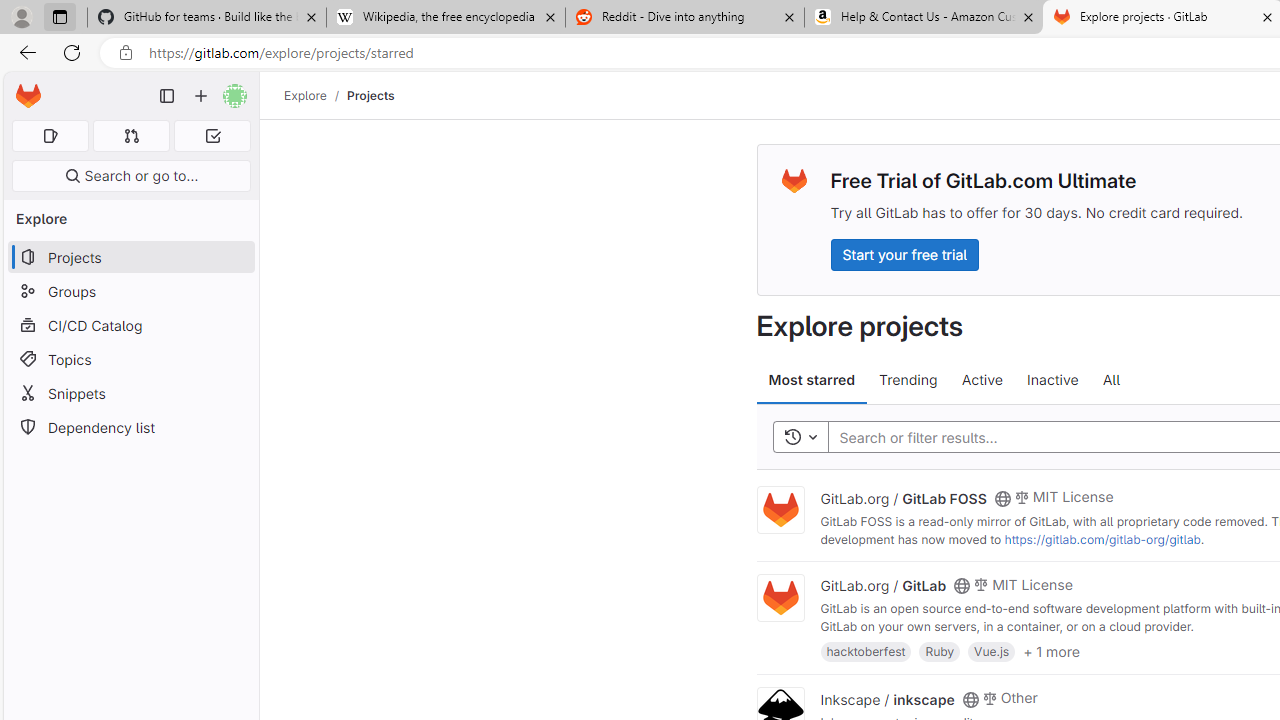  I want to click on 'Class: s14 gl-mr-2', so click(989, 696).